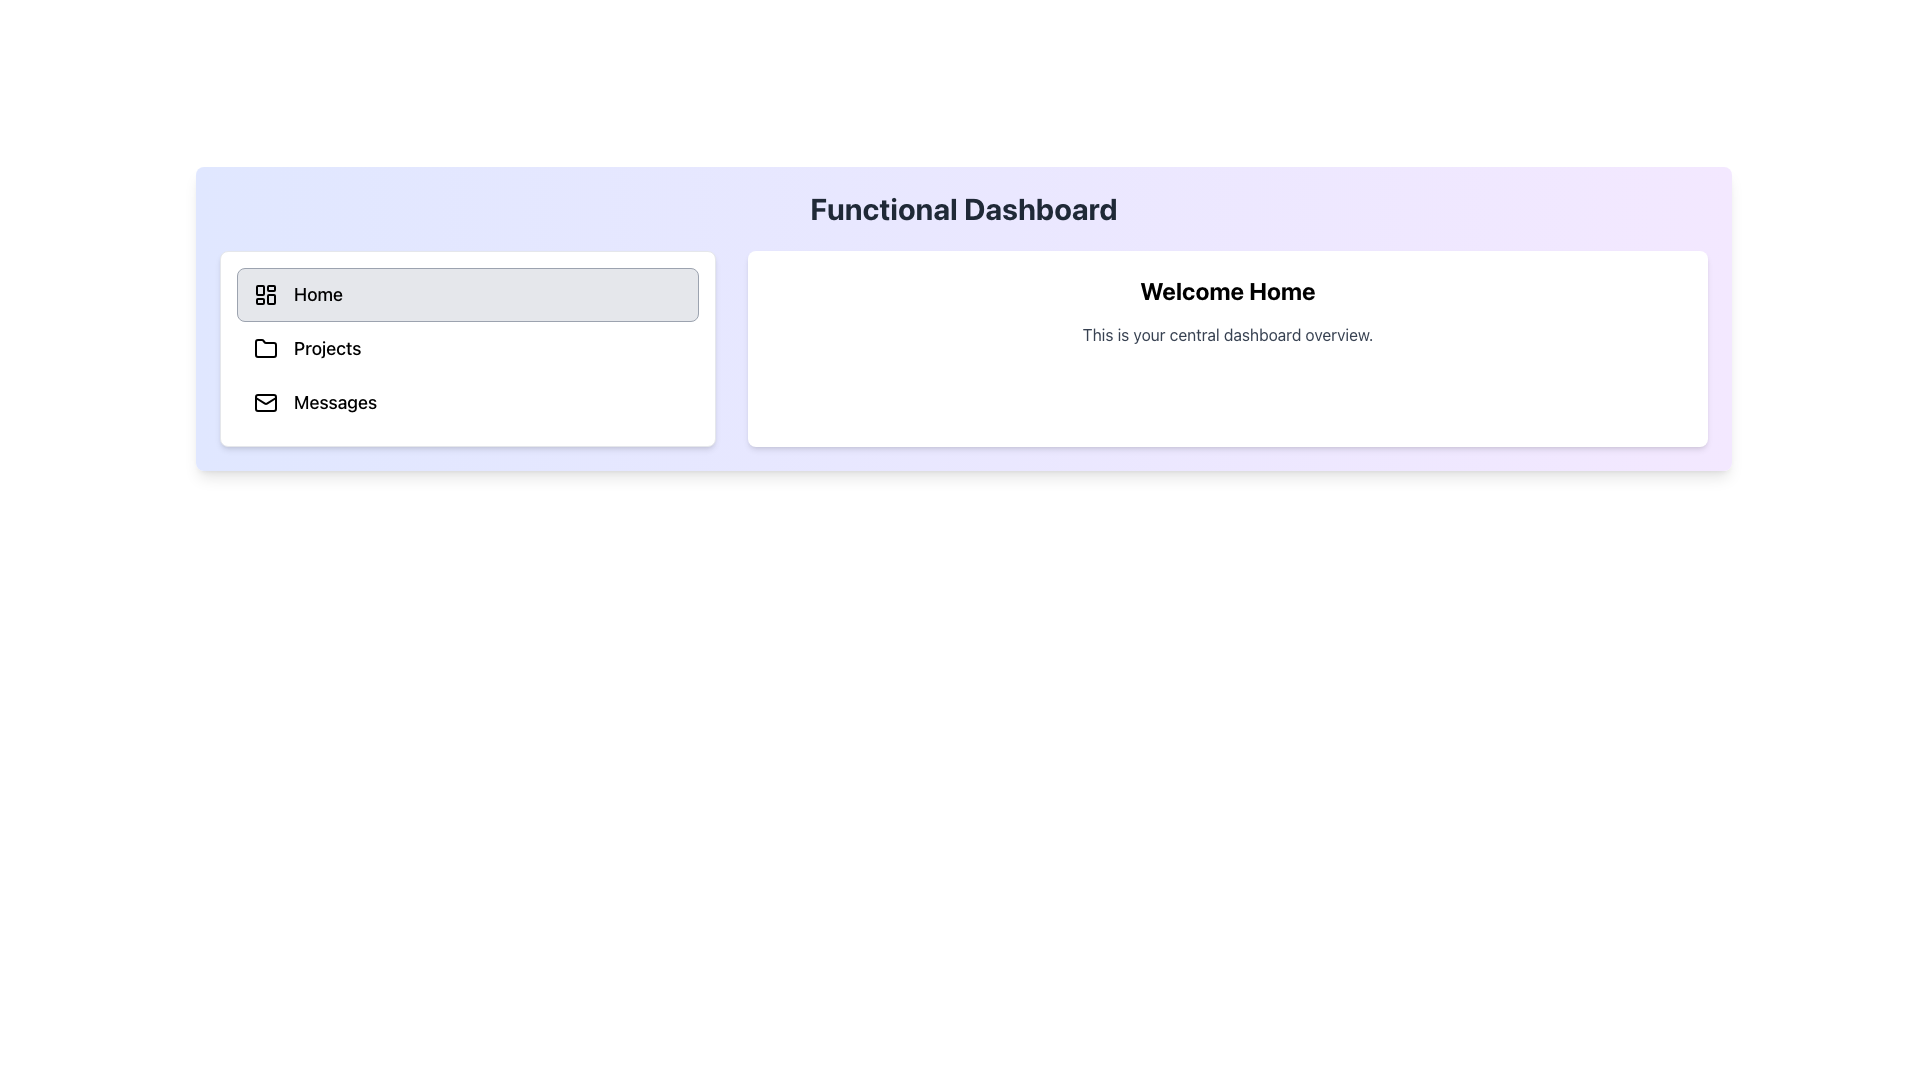 Image resolution: width=1920 pixels, height=1080 pixels. Describe the element at coordinates (264, 294) in the screenshot. I see `the 'Home' icon which visually represents the 'Home' menu item, positioned to the left of the button's text label` at that location.